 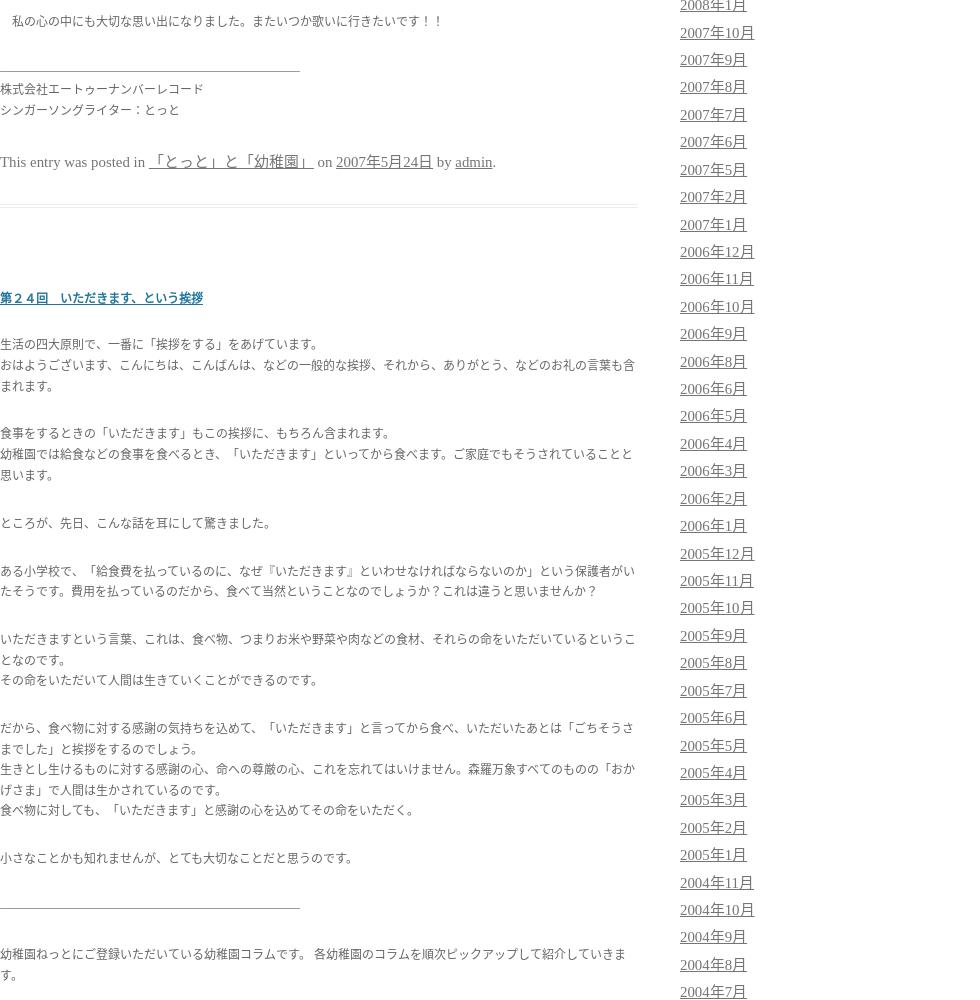 What do you see at coordinates (680, 635) in the screenshot?
I see `'2005年9月'` at bounding box center [680, 635].